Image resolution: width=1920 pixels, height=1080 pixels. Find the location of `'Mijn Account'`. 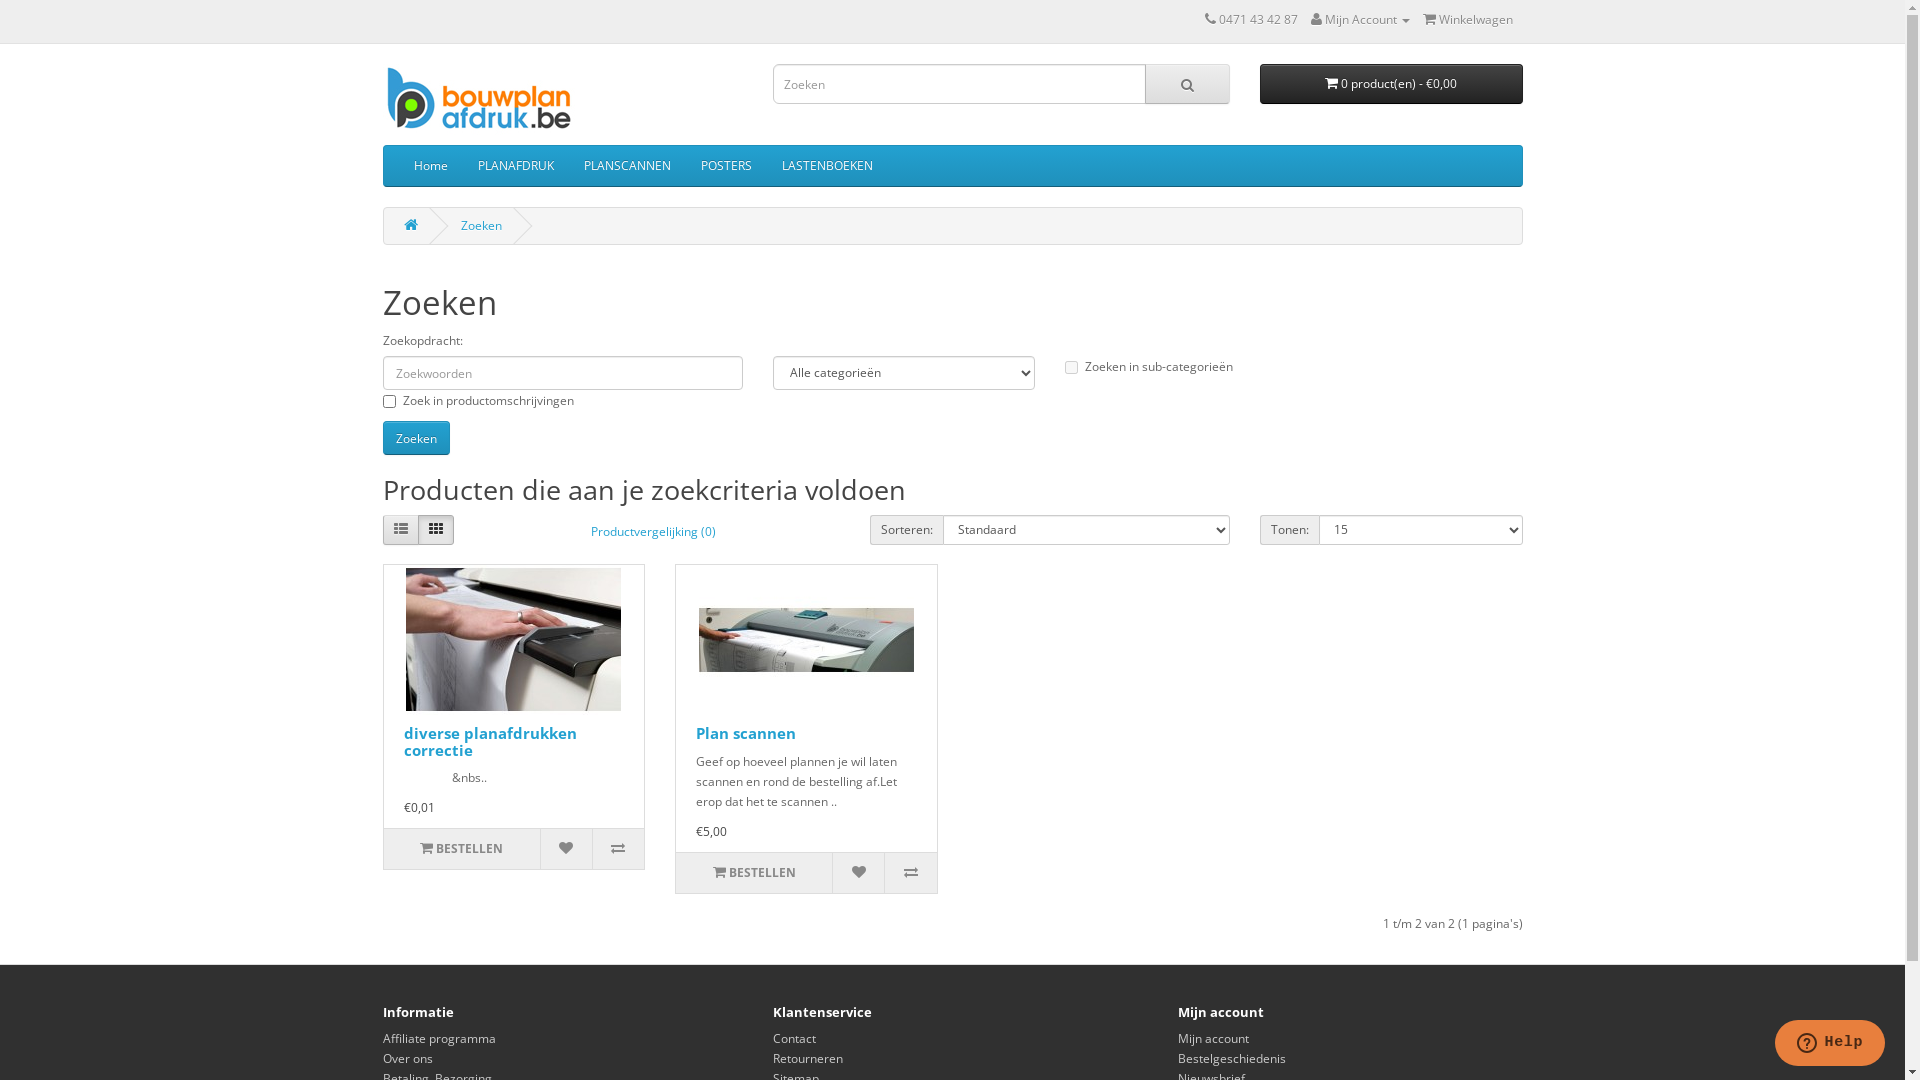

'Mijn Account' is located at coordinates (1359, 19).